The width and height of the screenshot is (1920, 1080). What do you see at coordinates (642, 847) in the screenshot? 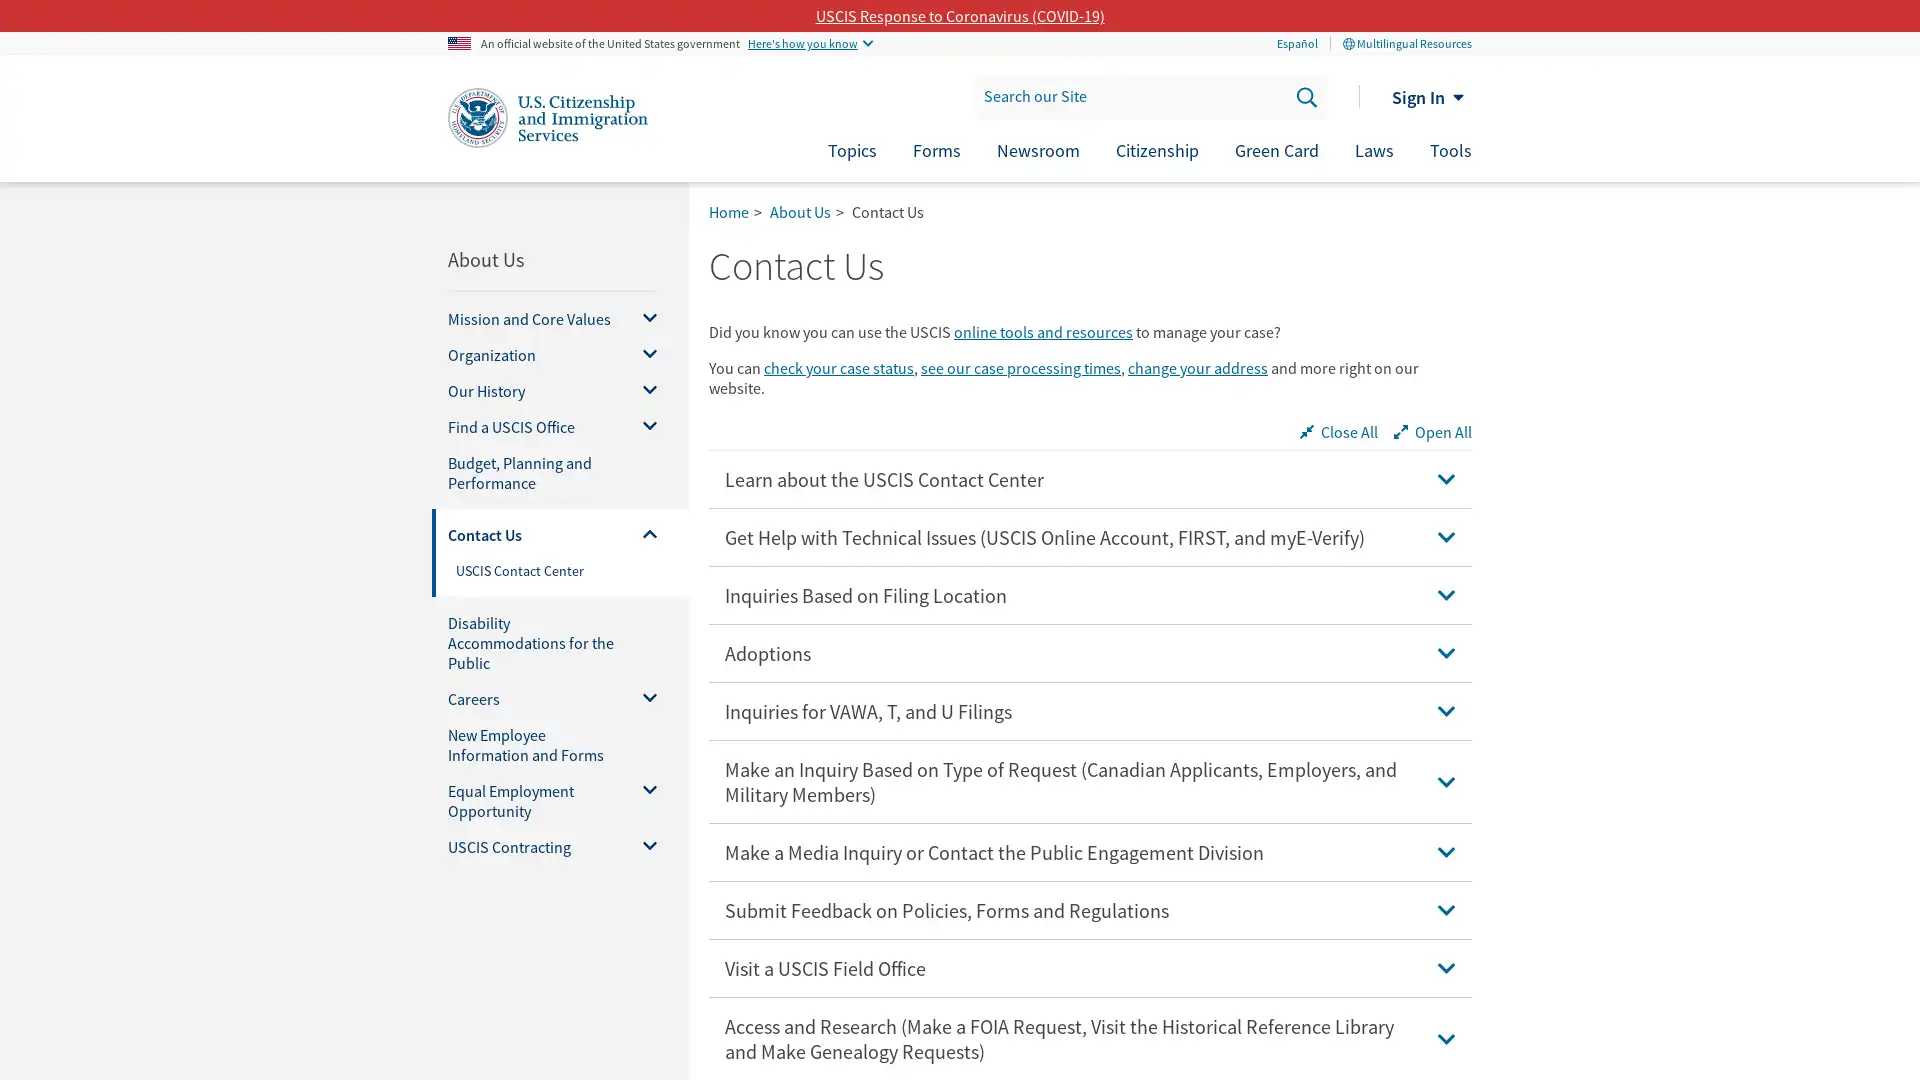
I see `Toggle menu for USCIS Contracting` at bounding box center [642, 847].